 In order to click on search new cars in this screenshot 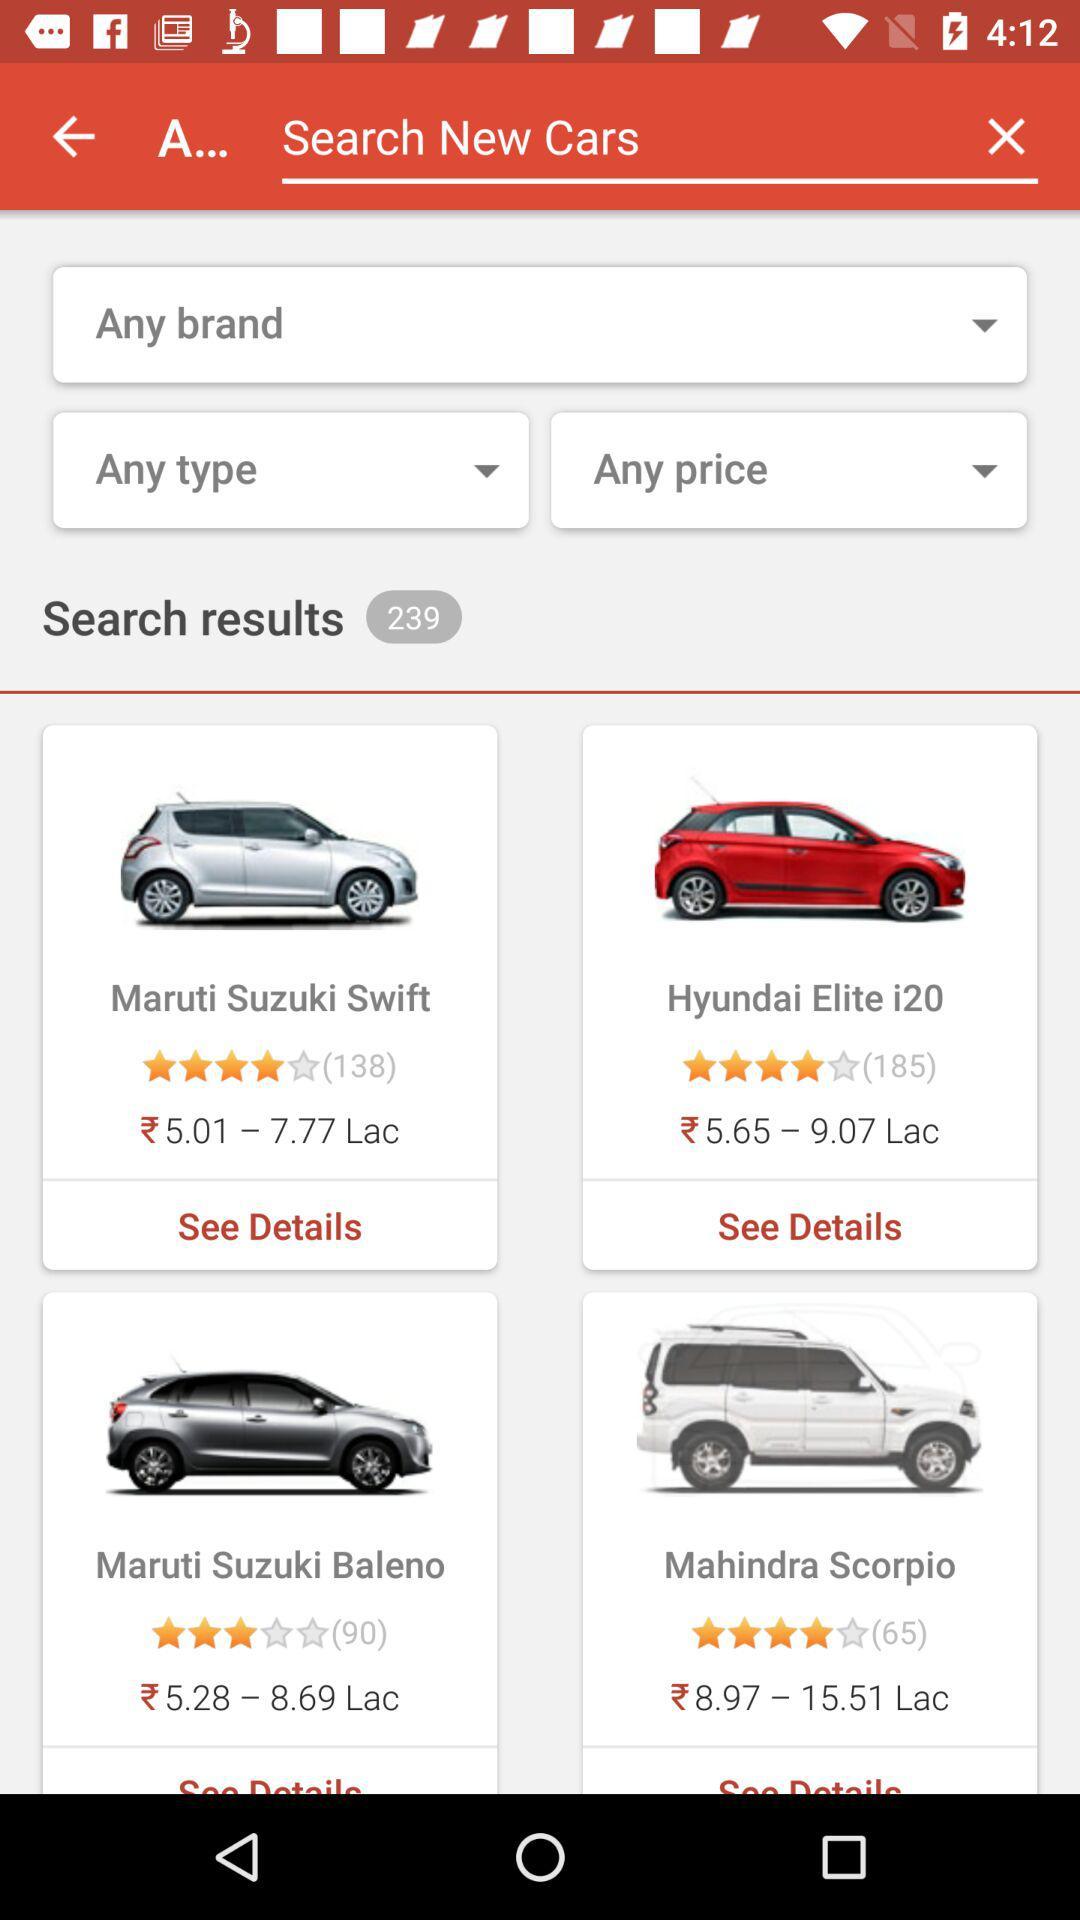, I will do `click(606, 135)`.